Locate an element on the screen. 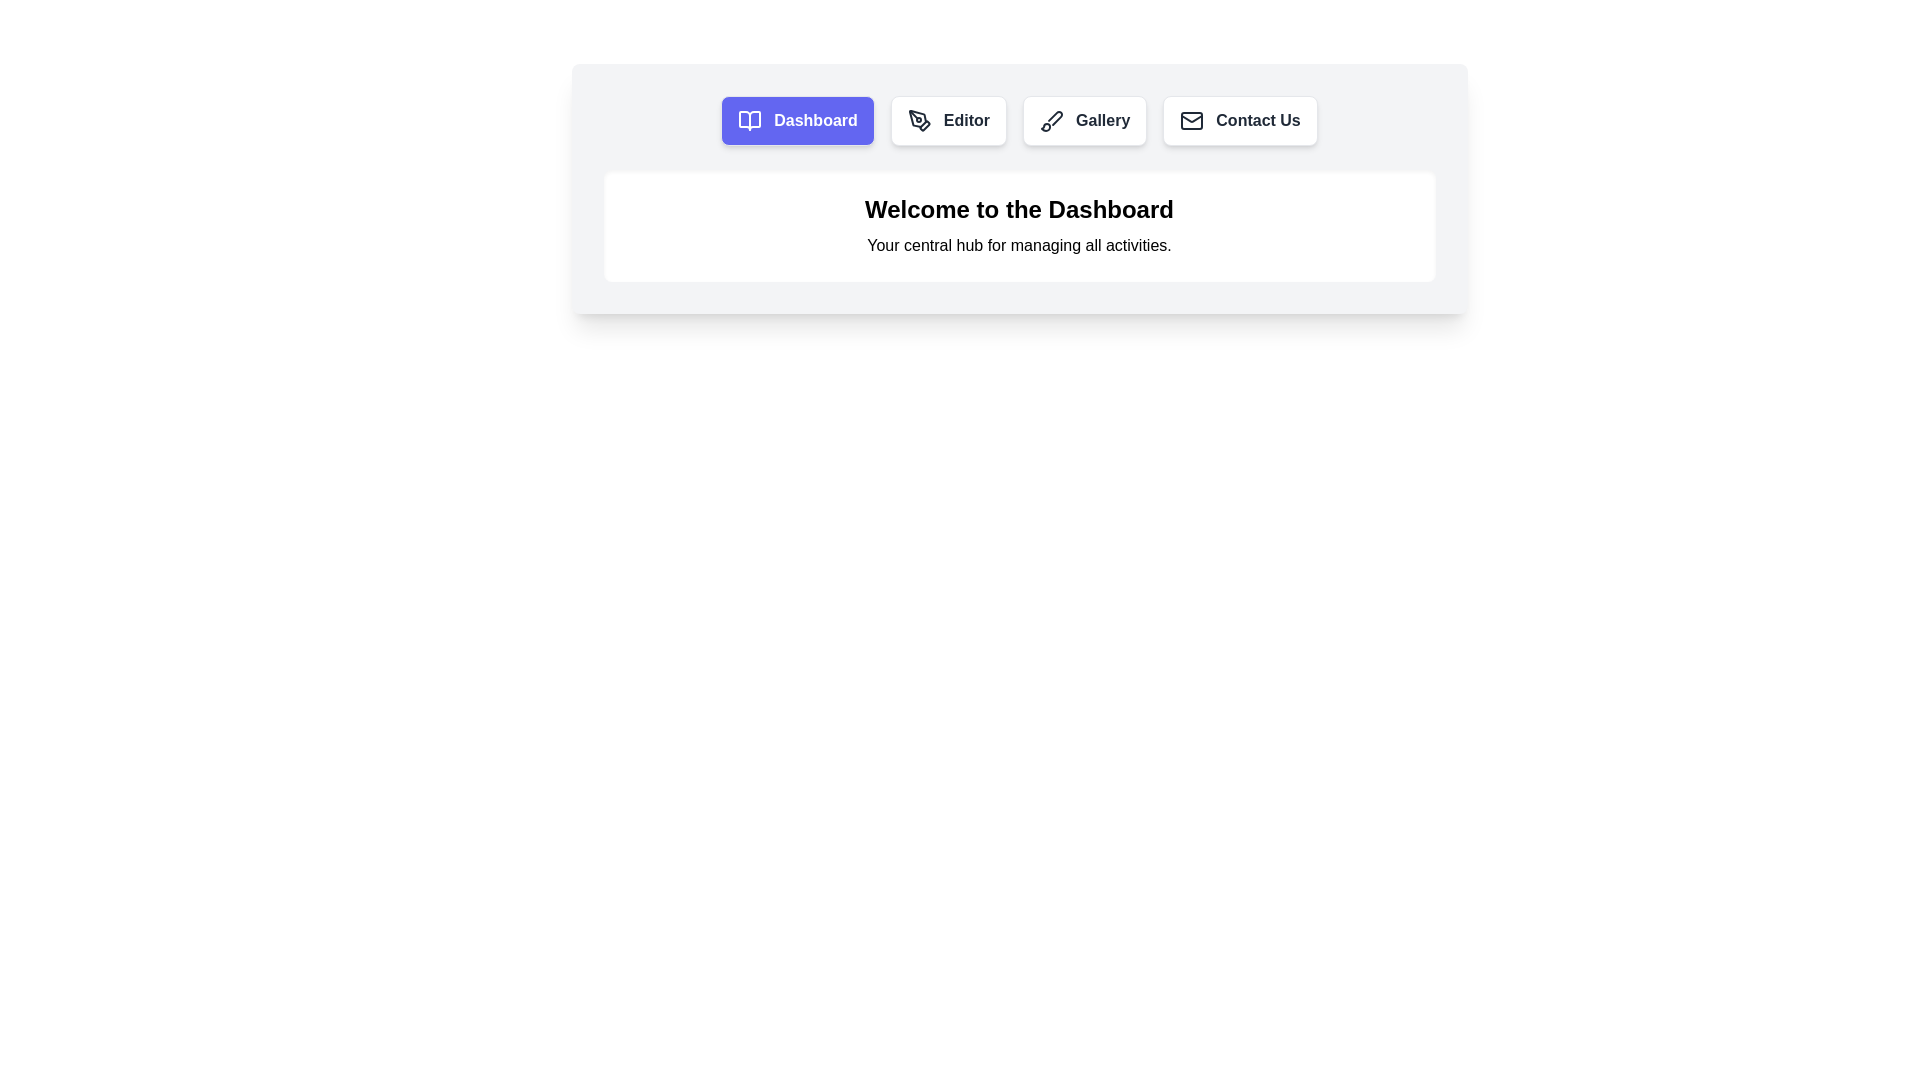 The height and width of the screenshot is (1080, 1920). the navigation button is located at coordinates (947, 120).